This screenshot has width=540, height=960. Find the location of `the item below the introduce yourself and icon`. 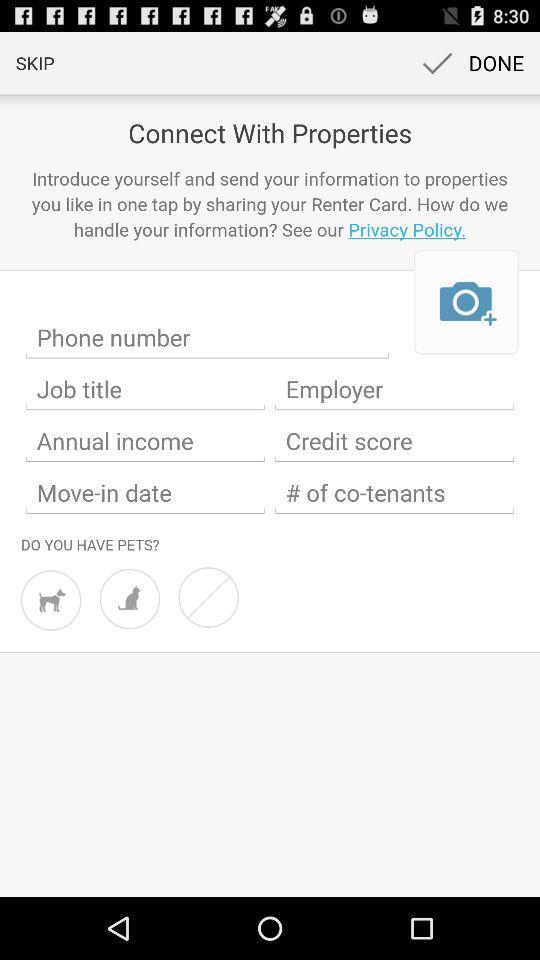

the item below the introduce yourself and icon is located at coordinates (466, 302).